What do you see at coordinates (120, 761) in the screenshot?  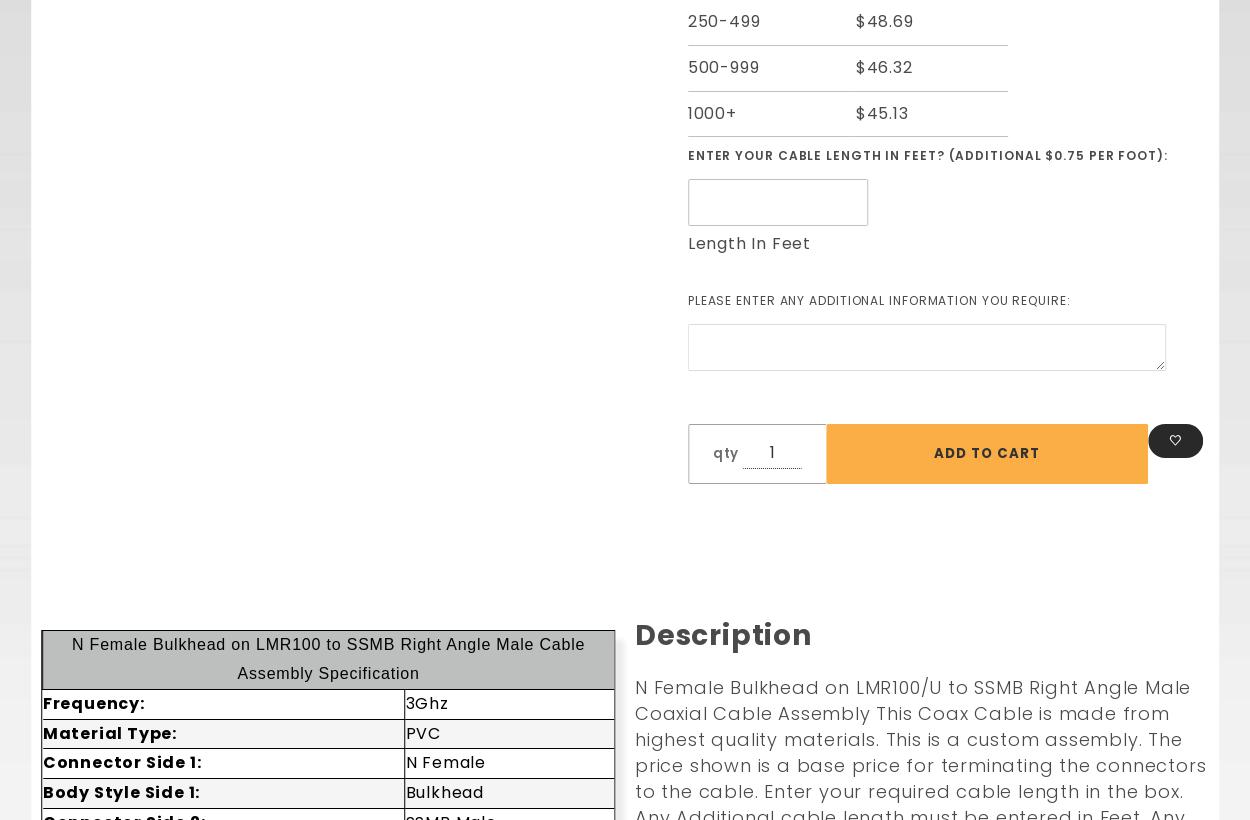 I see `'Connector Side 1:'` at bounding box center [120, 761].